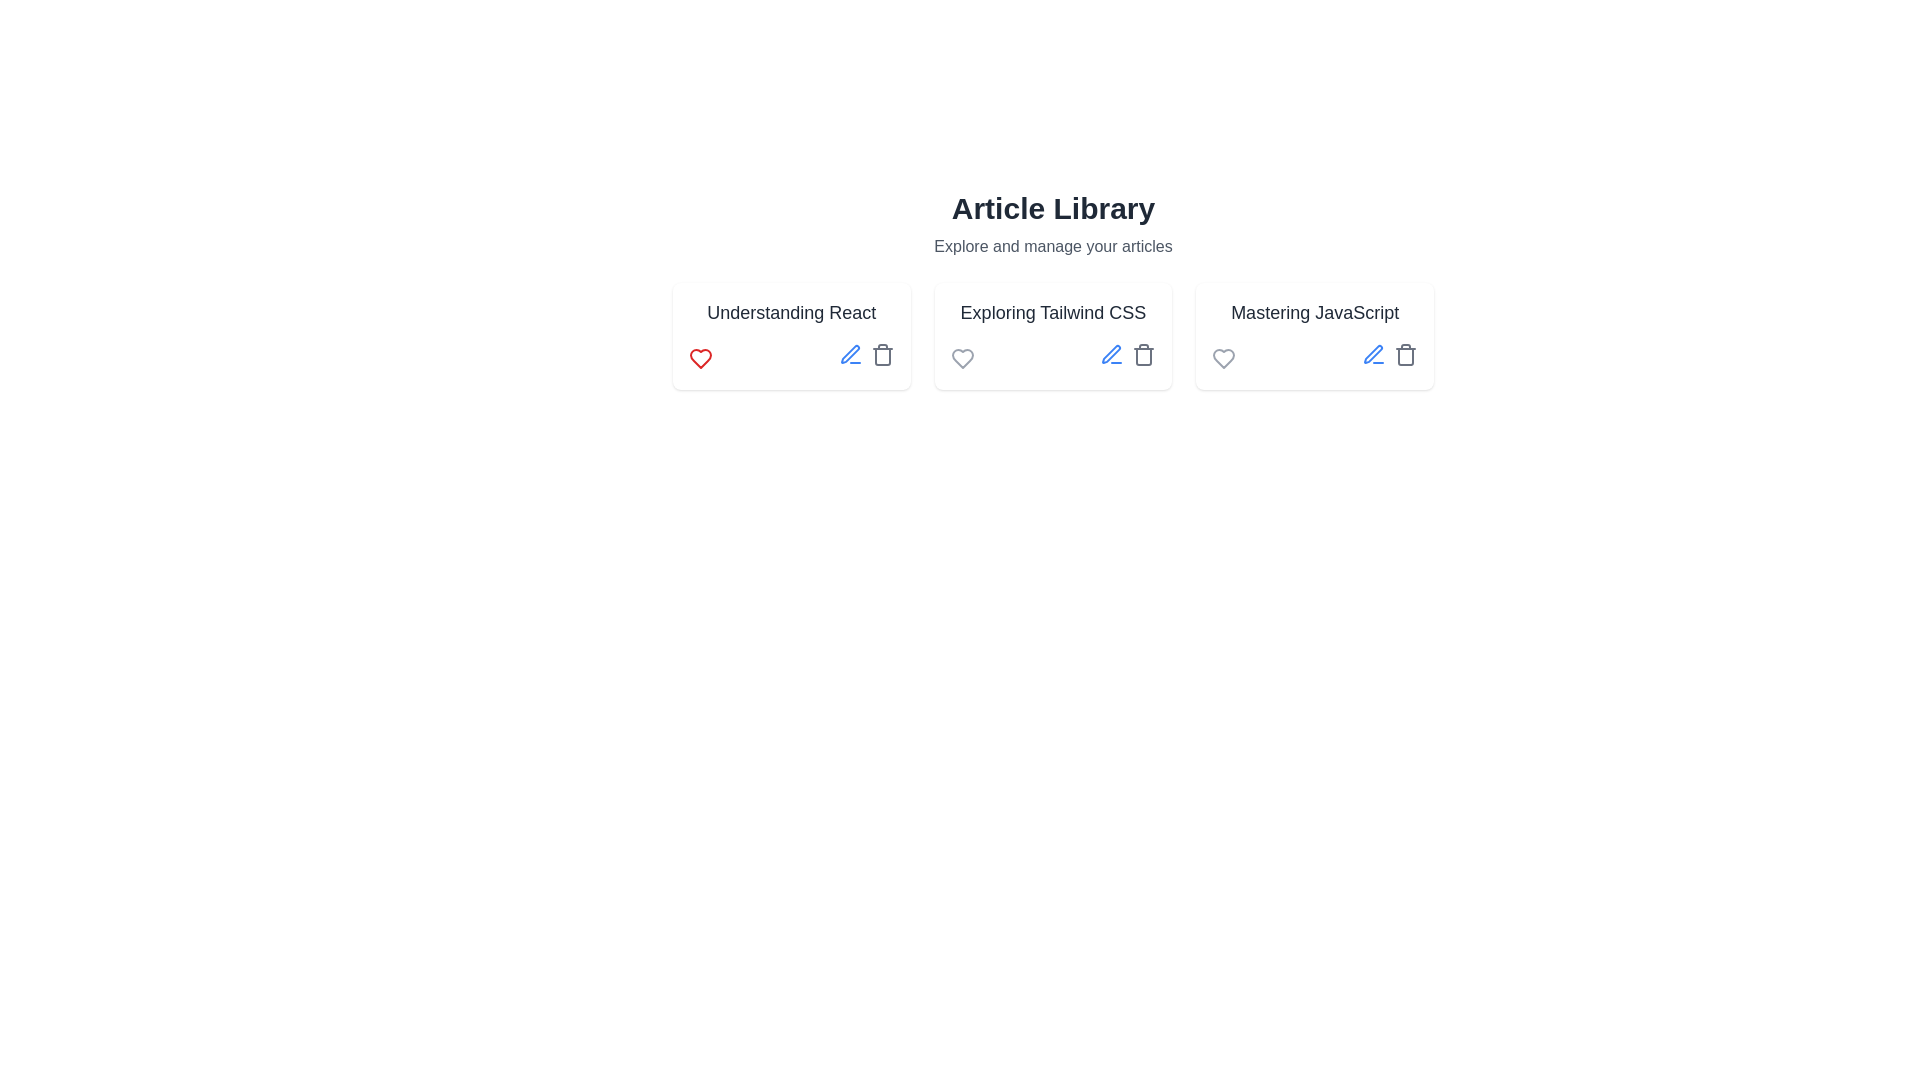 The height and width of the screenshot is (1080, 1920). What do you see at coordinates (1052, 290) in the screenshot?
I see `the 'Article Library' section which contains three article cards arranged horizontally, located at the top-center of the layout` at bounding box center [1052, 290].